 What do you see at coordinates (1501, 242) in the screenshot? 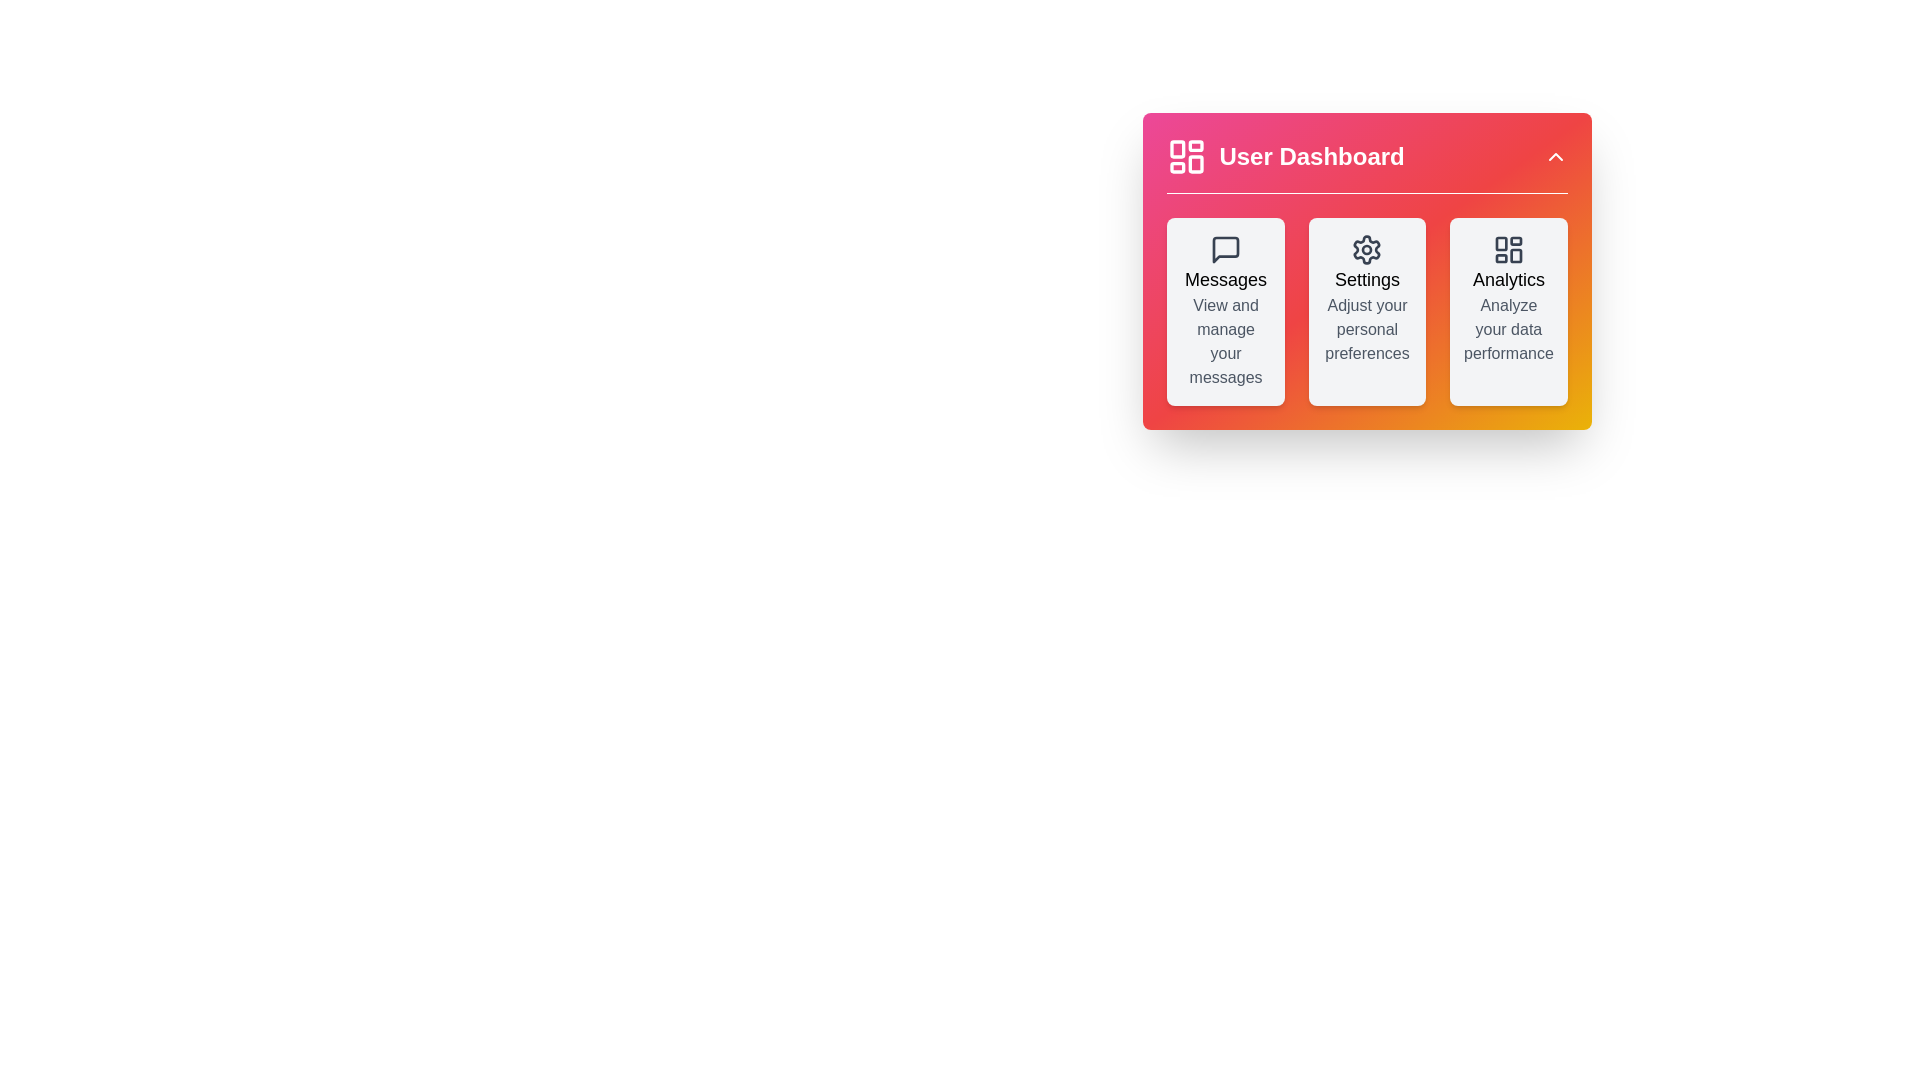
I see `the Decorative UI element that is part of the grid icon located at the top-left corner of the user dashboard panel above the 'Messages' section` at bounding box center [1501, 242].